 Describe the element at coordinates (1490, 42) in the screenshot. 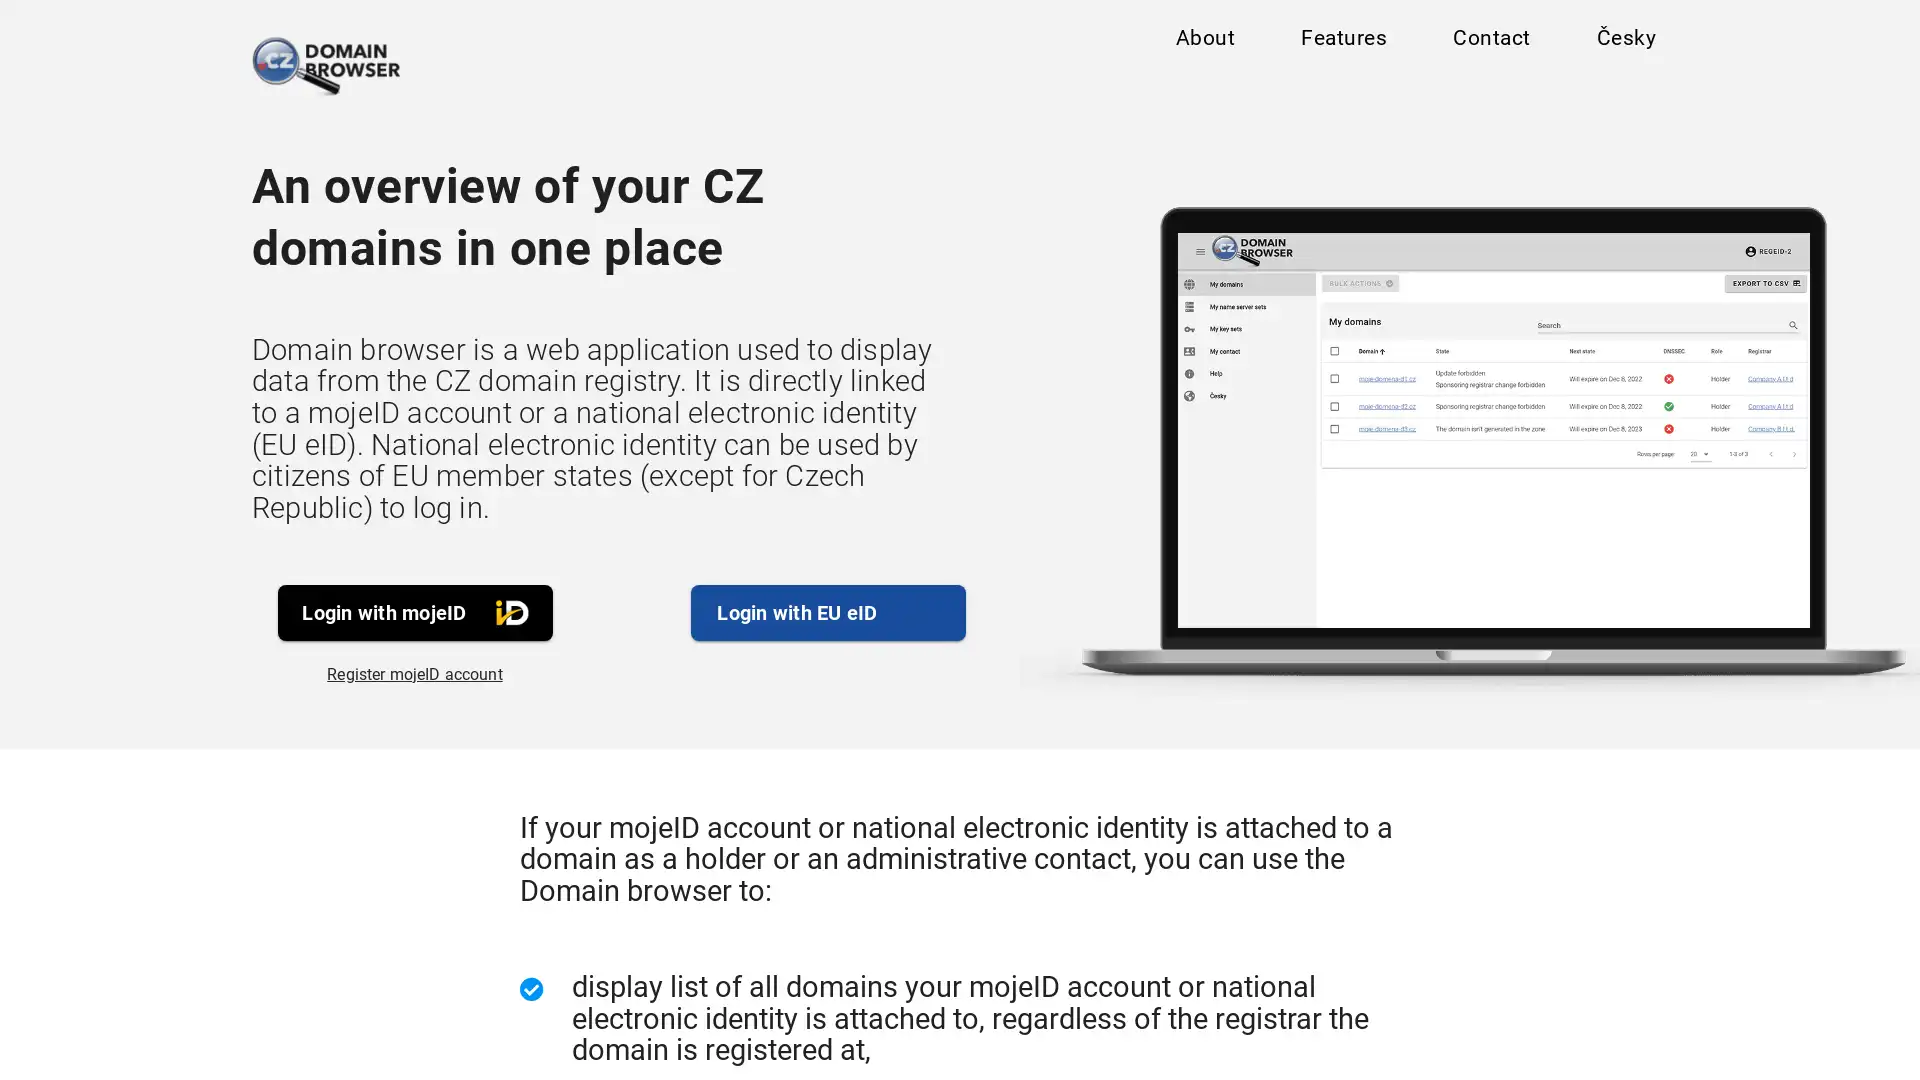

I see `Contact` at that location.